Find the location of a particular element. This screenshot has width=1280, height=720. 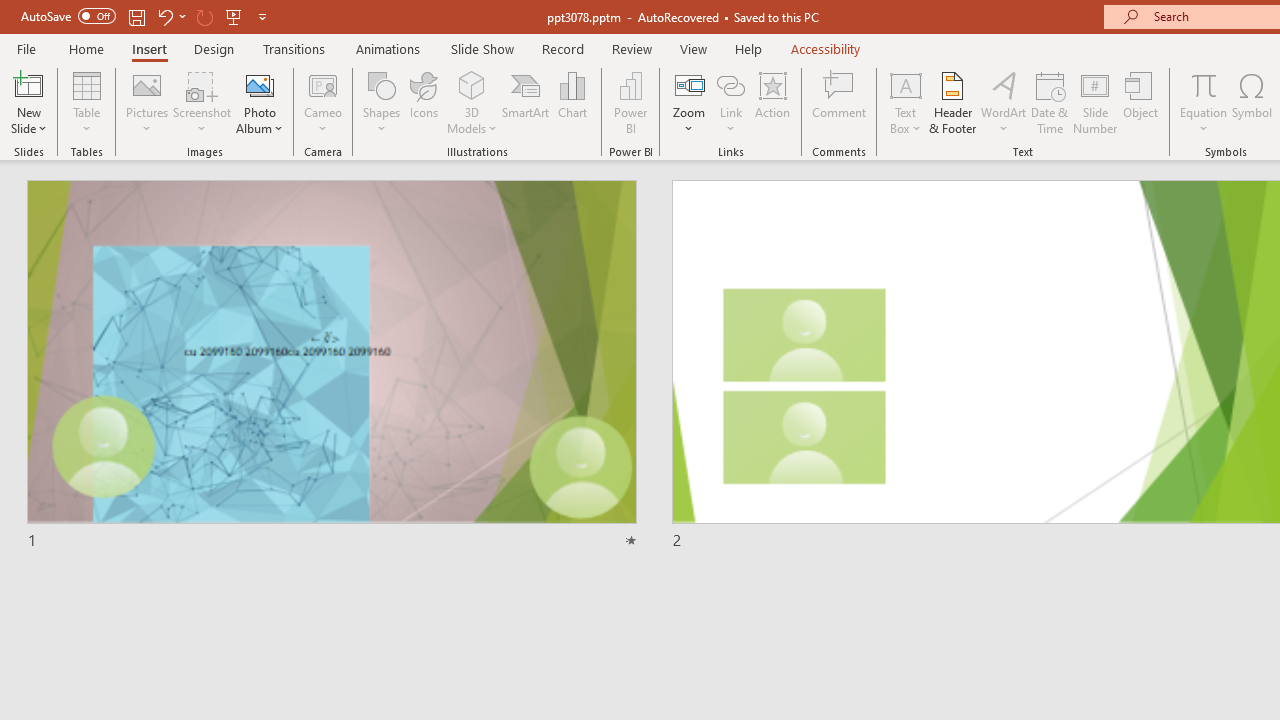

'Symbol...' is located at coordinates (1251, 103).